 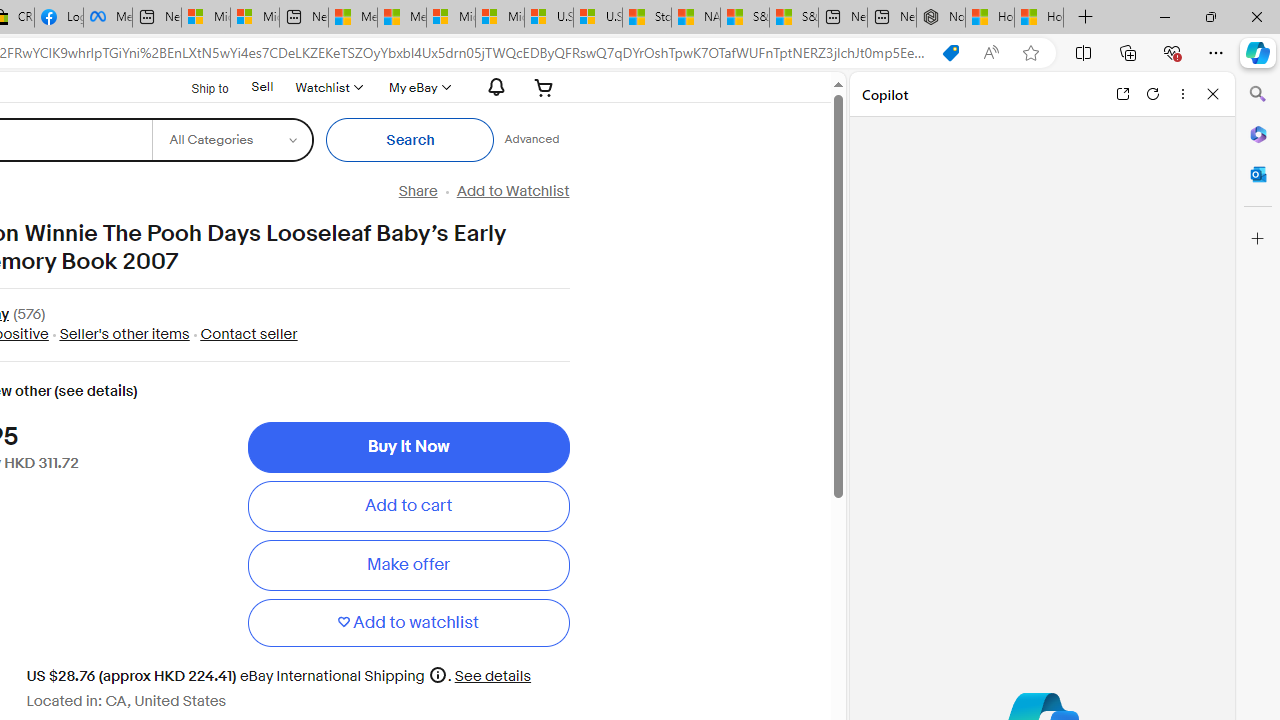 What do you see at coordinates (493, 675) in the screenshot?
I see `'See details for shipping'` at bounding box center [493, 675].